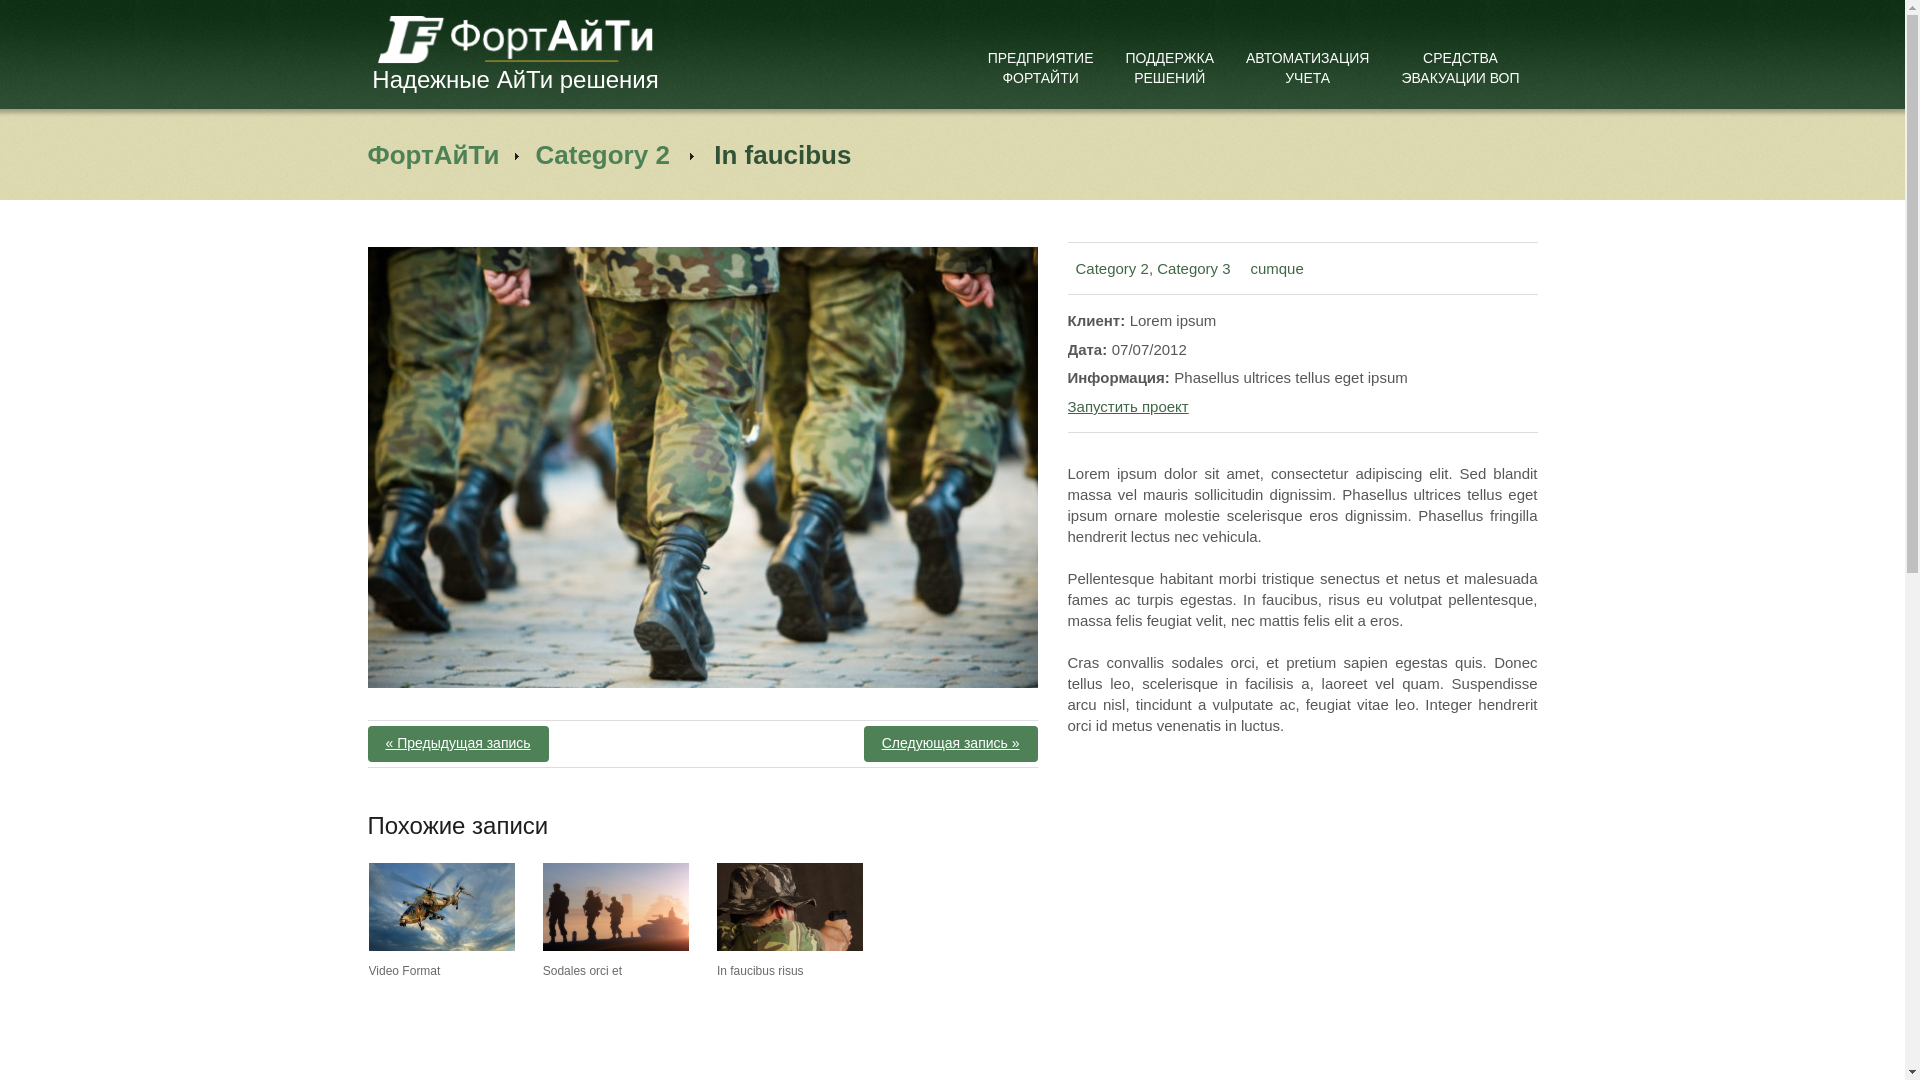 Image resolution: width=1920 pixels, height=1080 pixels. Describe the element at coordinates (369, 970) in the screenshot. I see `'Video Format'` at that location.